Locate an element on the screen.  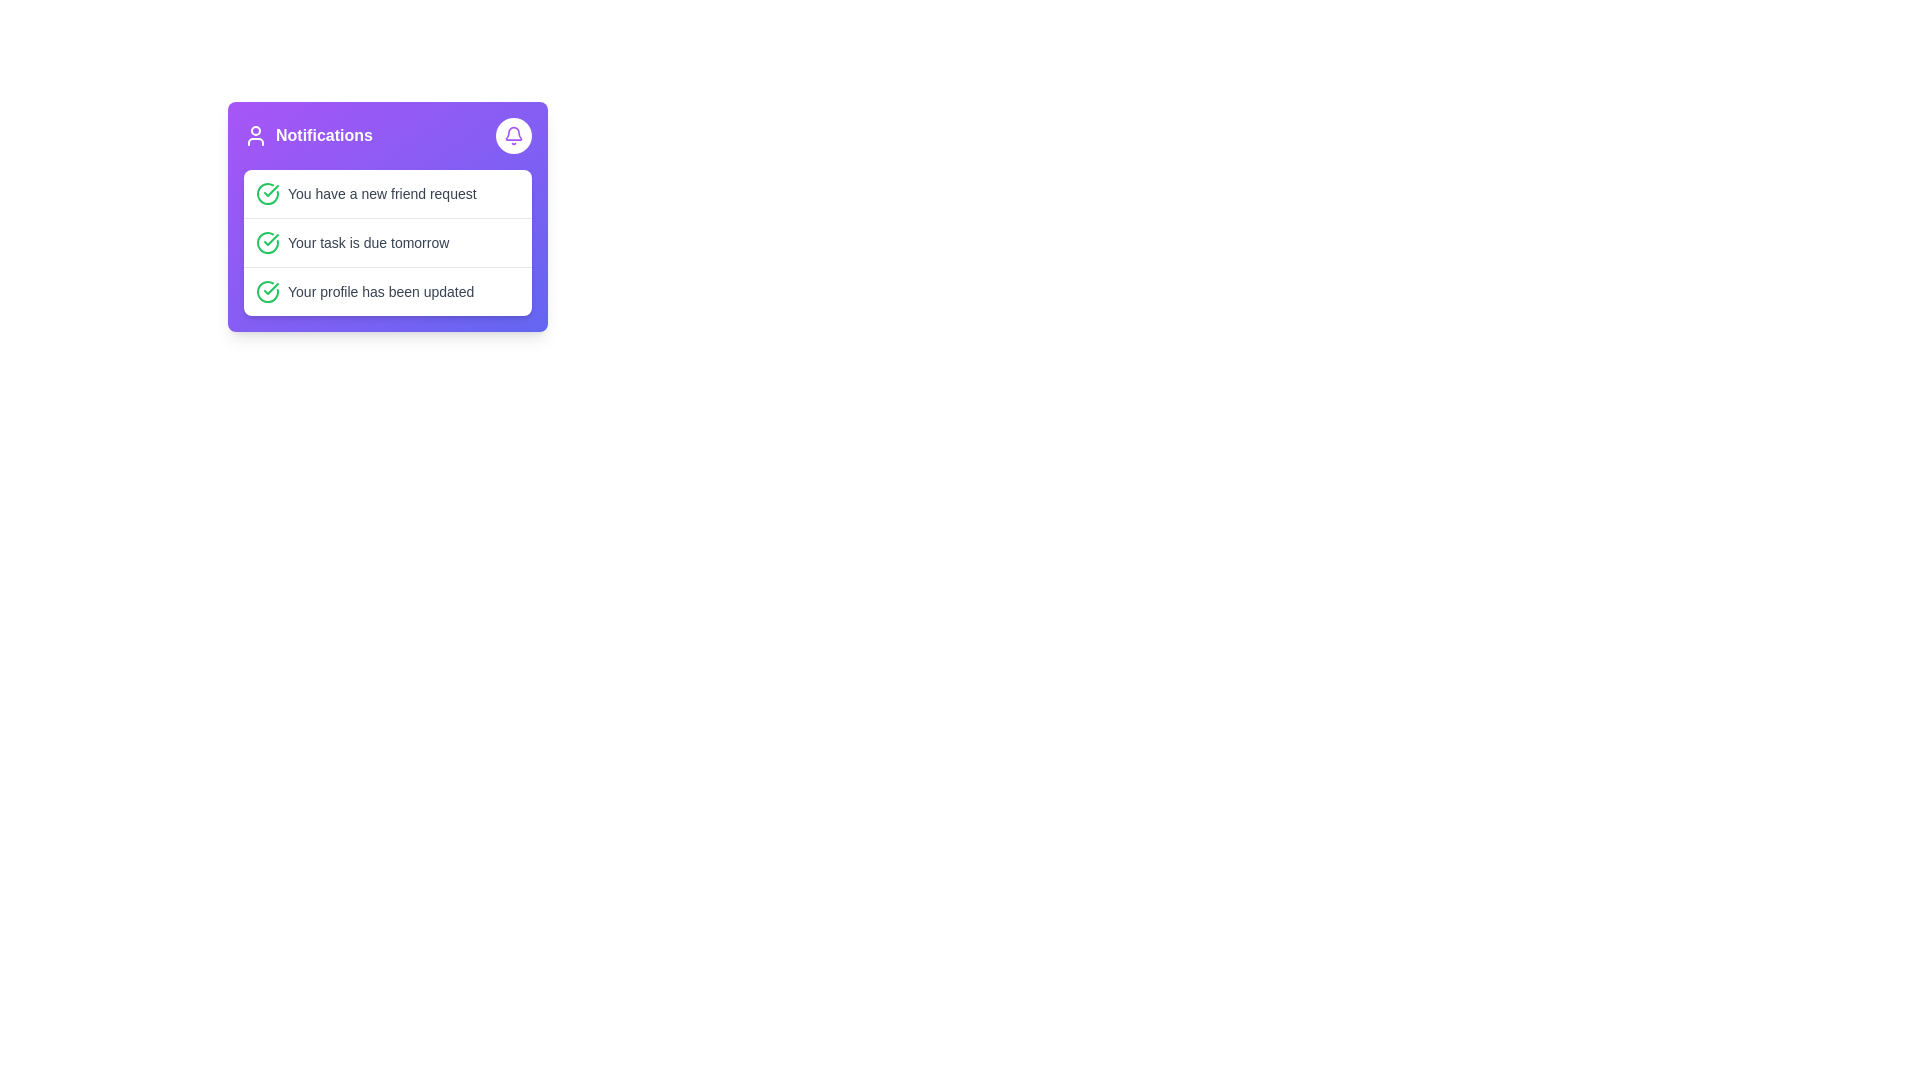
the confirmation message text label indicating successful profile update, which is located at the bottom of the notification card, aligned with a green check mark icon is located at coordinates (381, 292).